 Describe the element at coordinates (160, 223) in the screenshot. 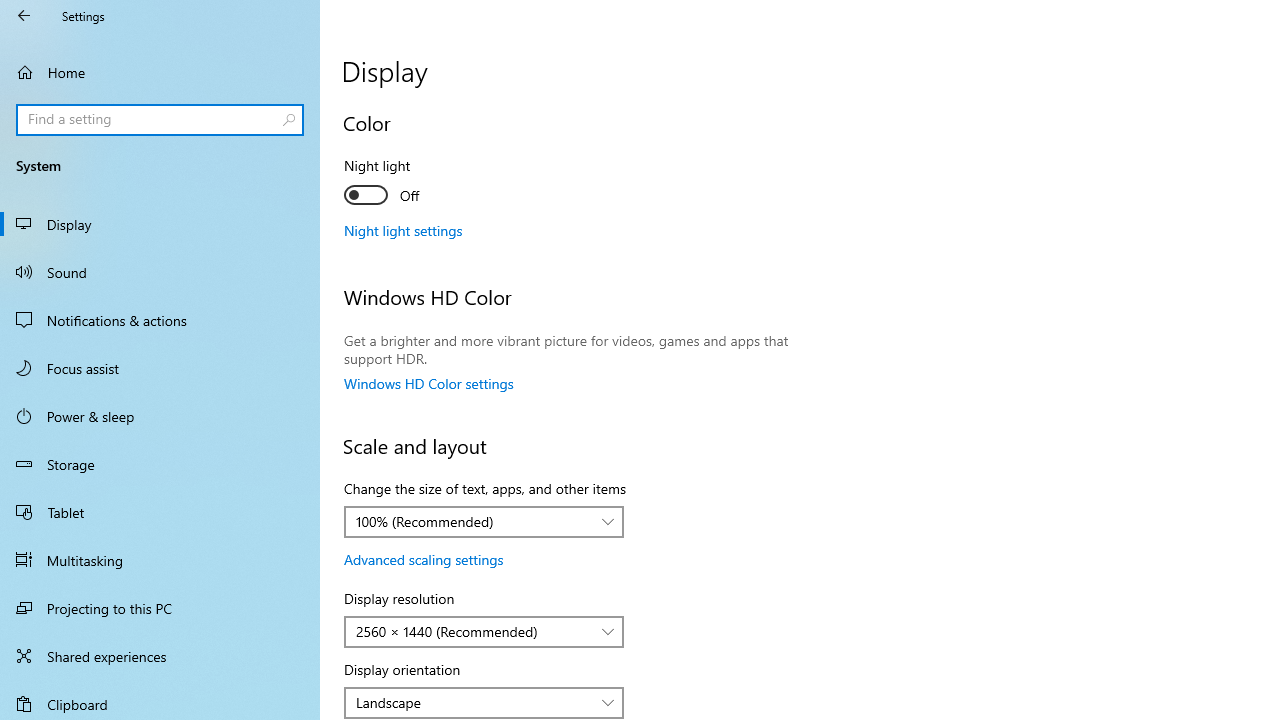

I see `'Display'` at that location.